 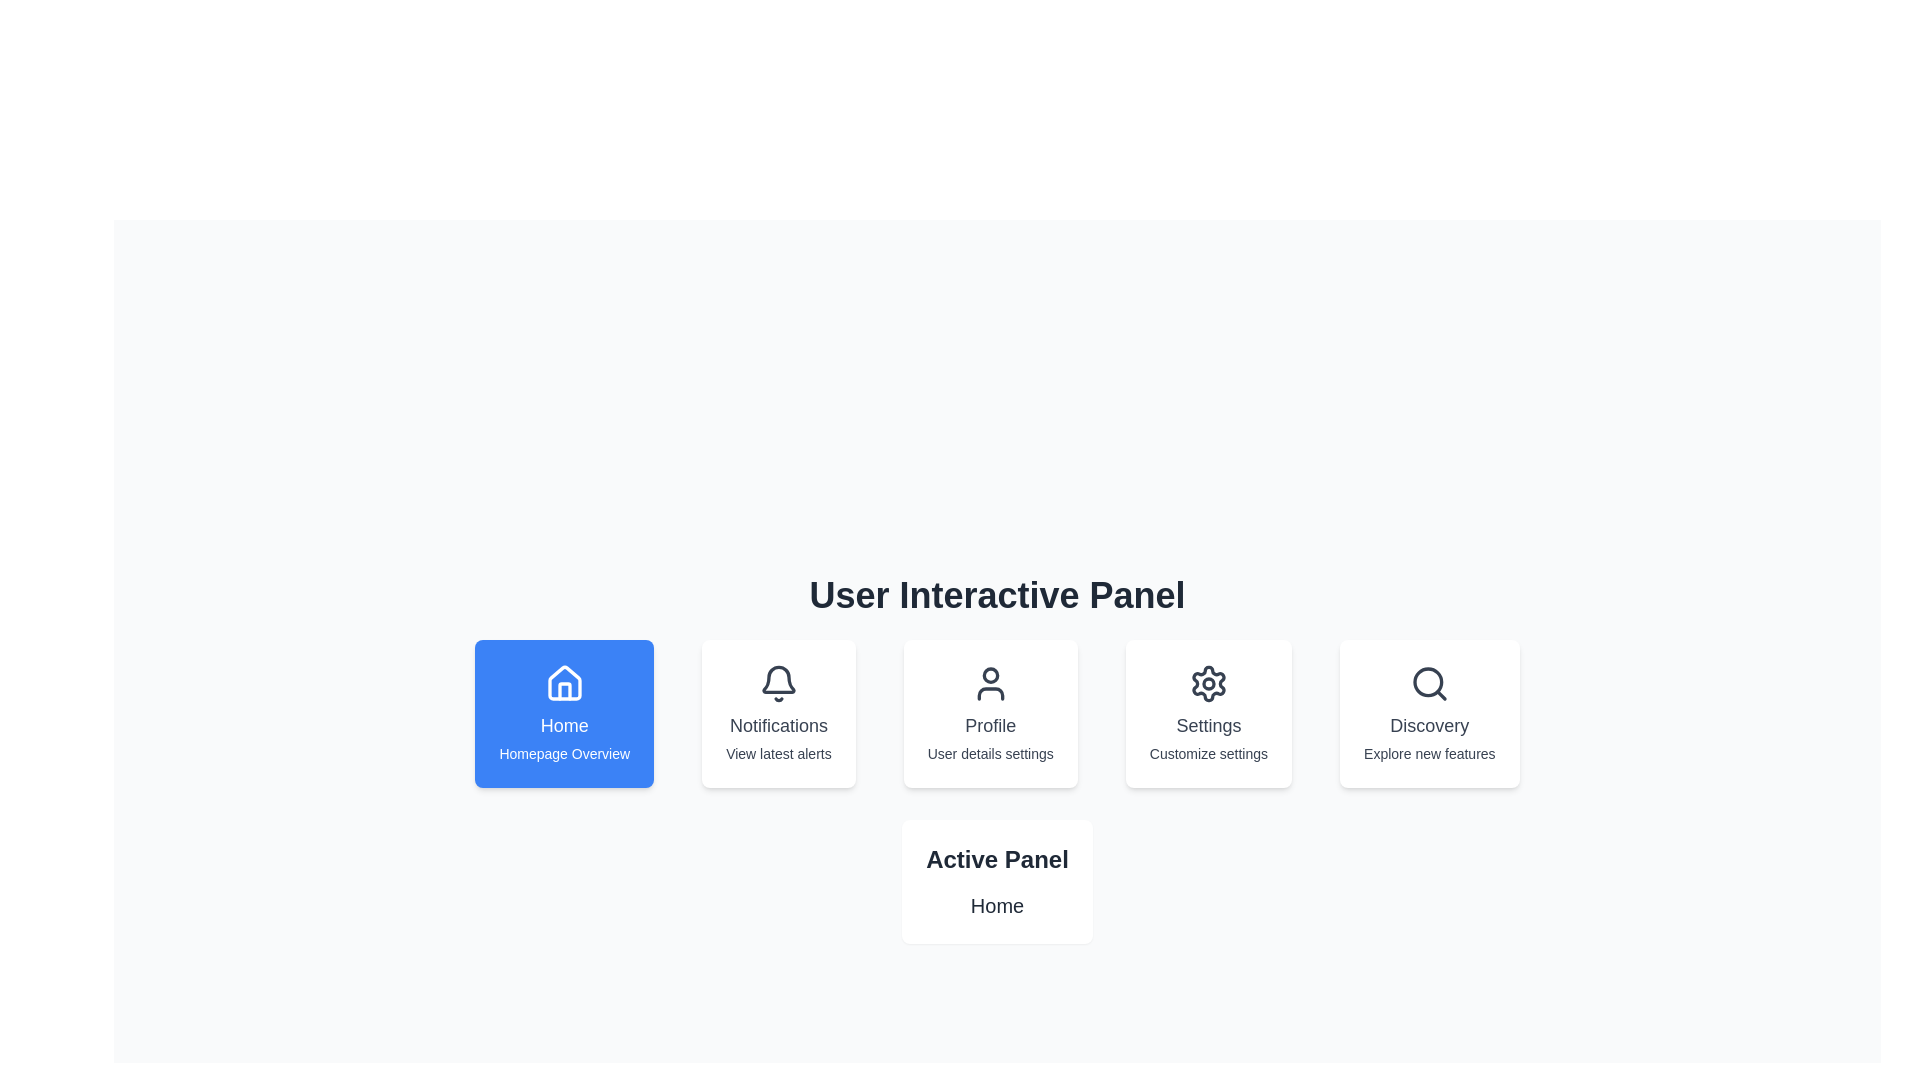 I want to click on the 'User details settings' text element, which is located directly below the 'Profile' text in the interface, so click(x=990, y=753).